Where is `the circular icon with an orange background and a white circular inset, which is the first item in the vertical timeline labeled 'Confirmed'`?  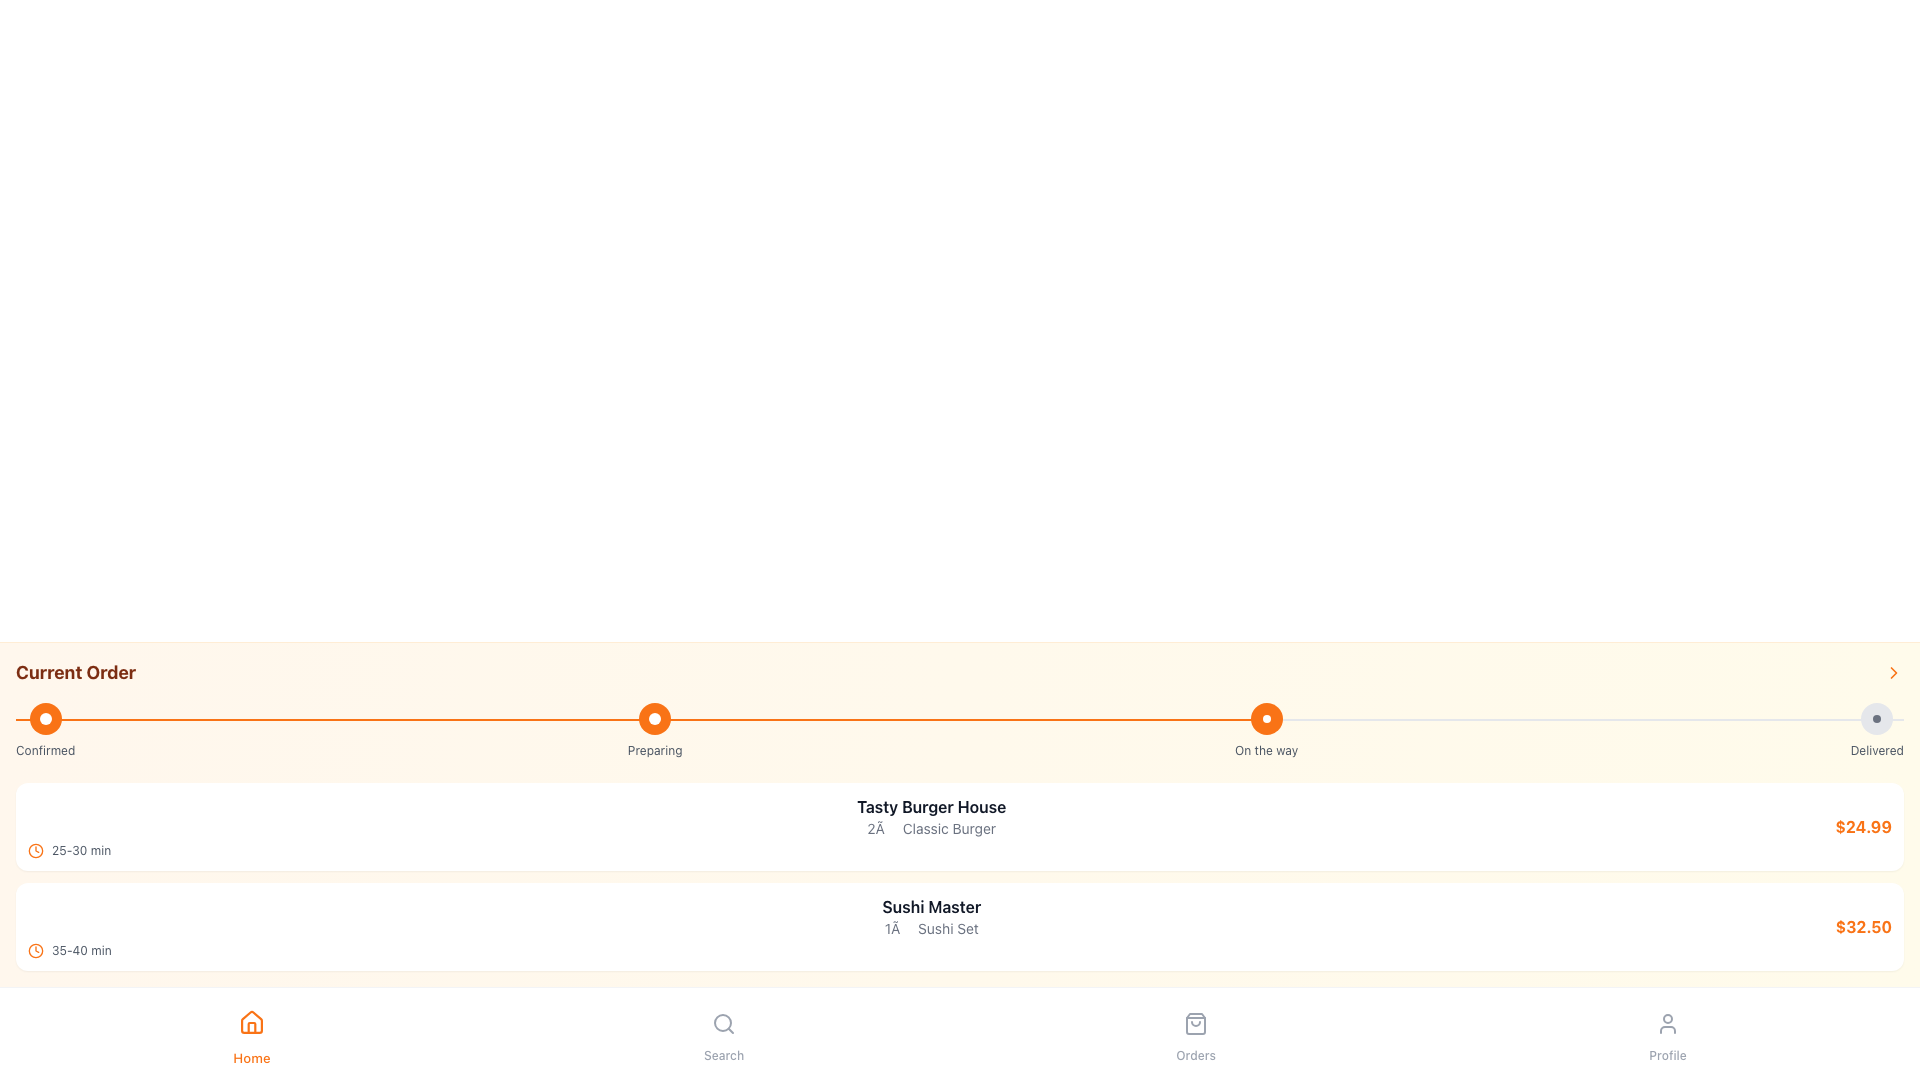 the circular icon with an orange background and a white circular inset, which is the first item in the vertical timeline labeled 'Confirmed' is located at coordinates (45, 717).